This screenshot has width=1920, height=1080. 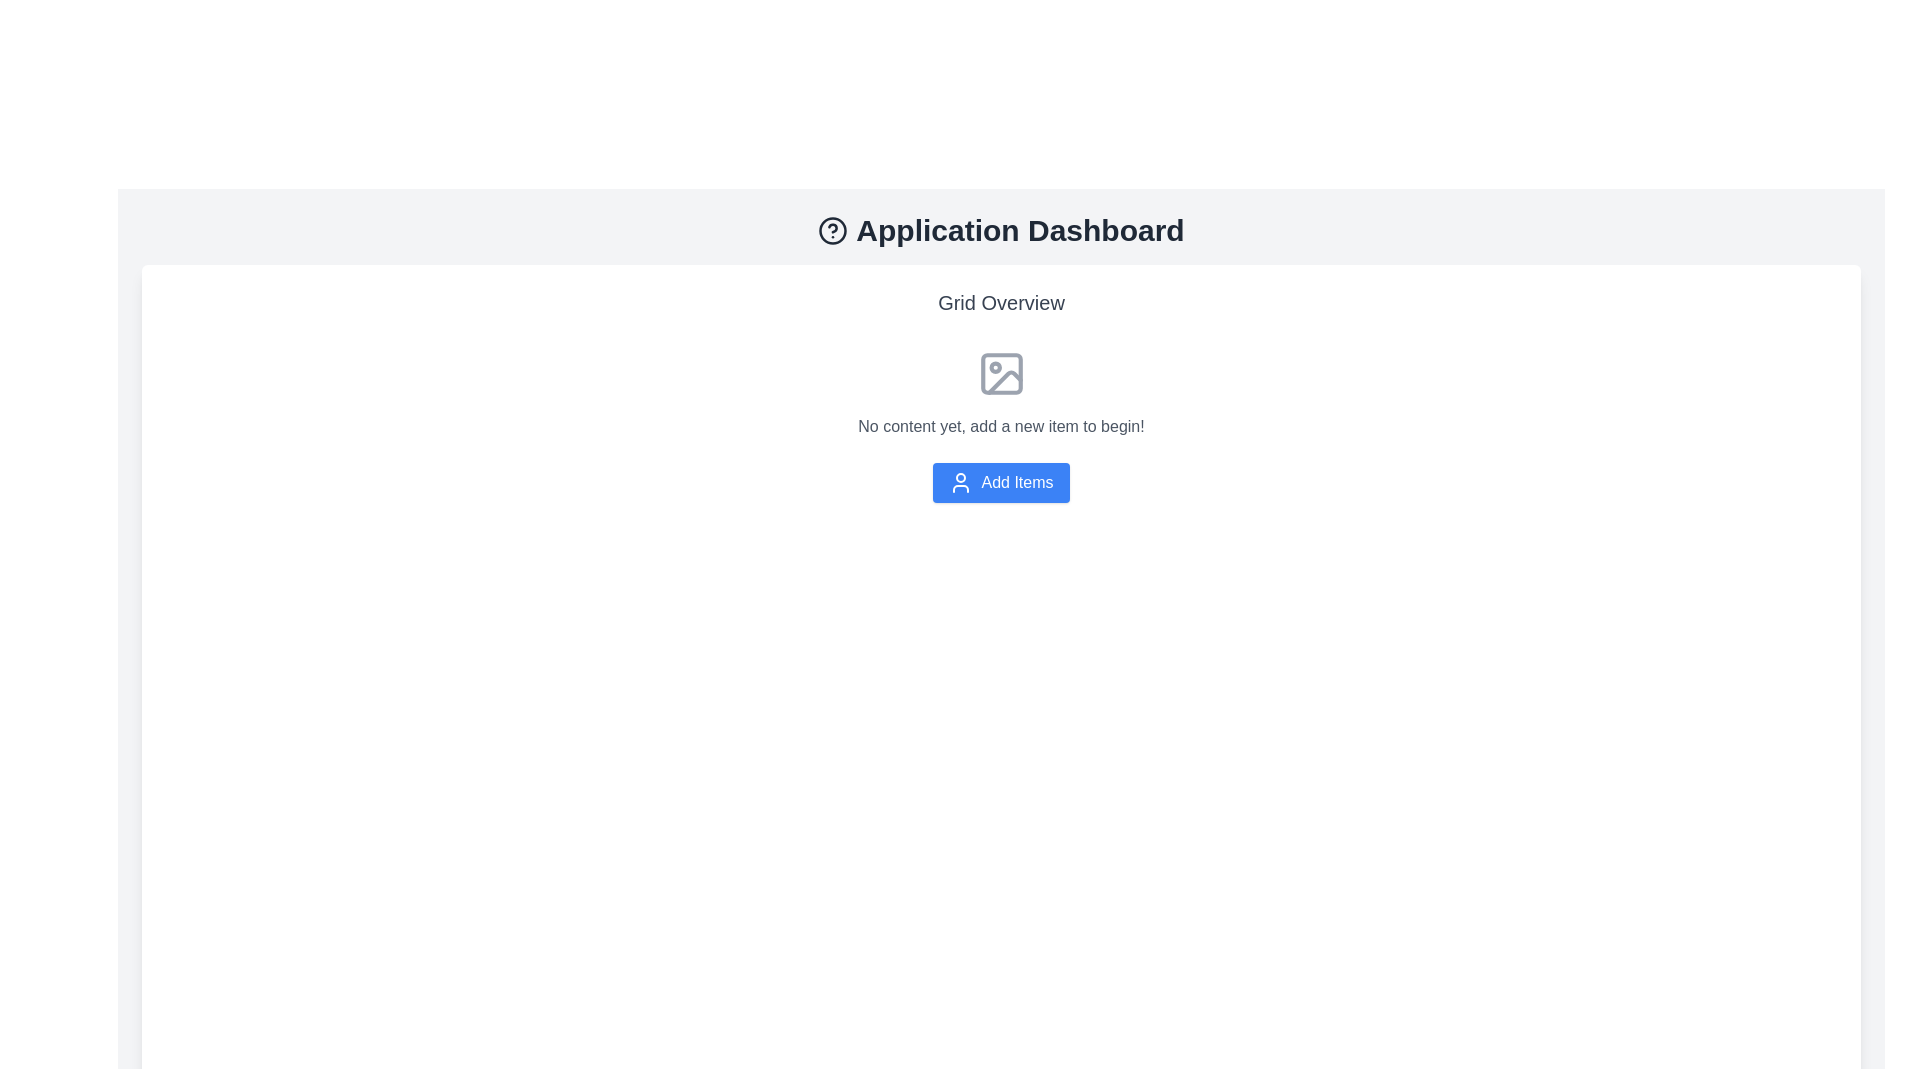 What do you see at coordinates (1001, 424) in the screenshot?
I see `the text block that informs the user there is no content currently available, located under the heading 'Grid Overview'` at bounding box center [1001, 424].